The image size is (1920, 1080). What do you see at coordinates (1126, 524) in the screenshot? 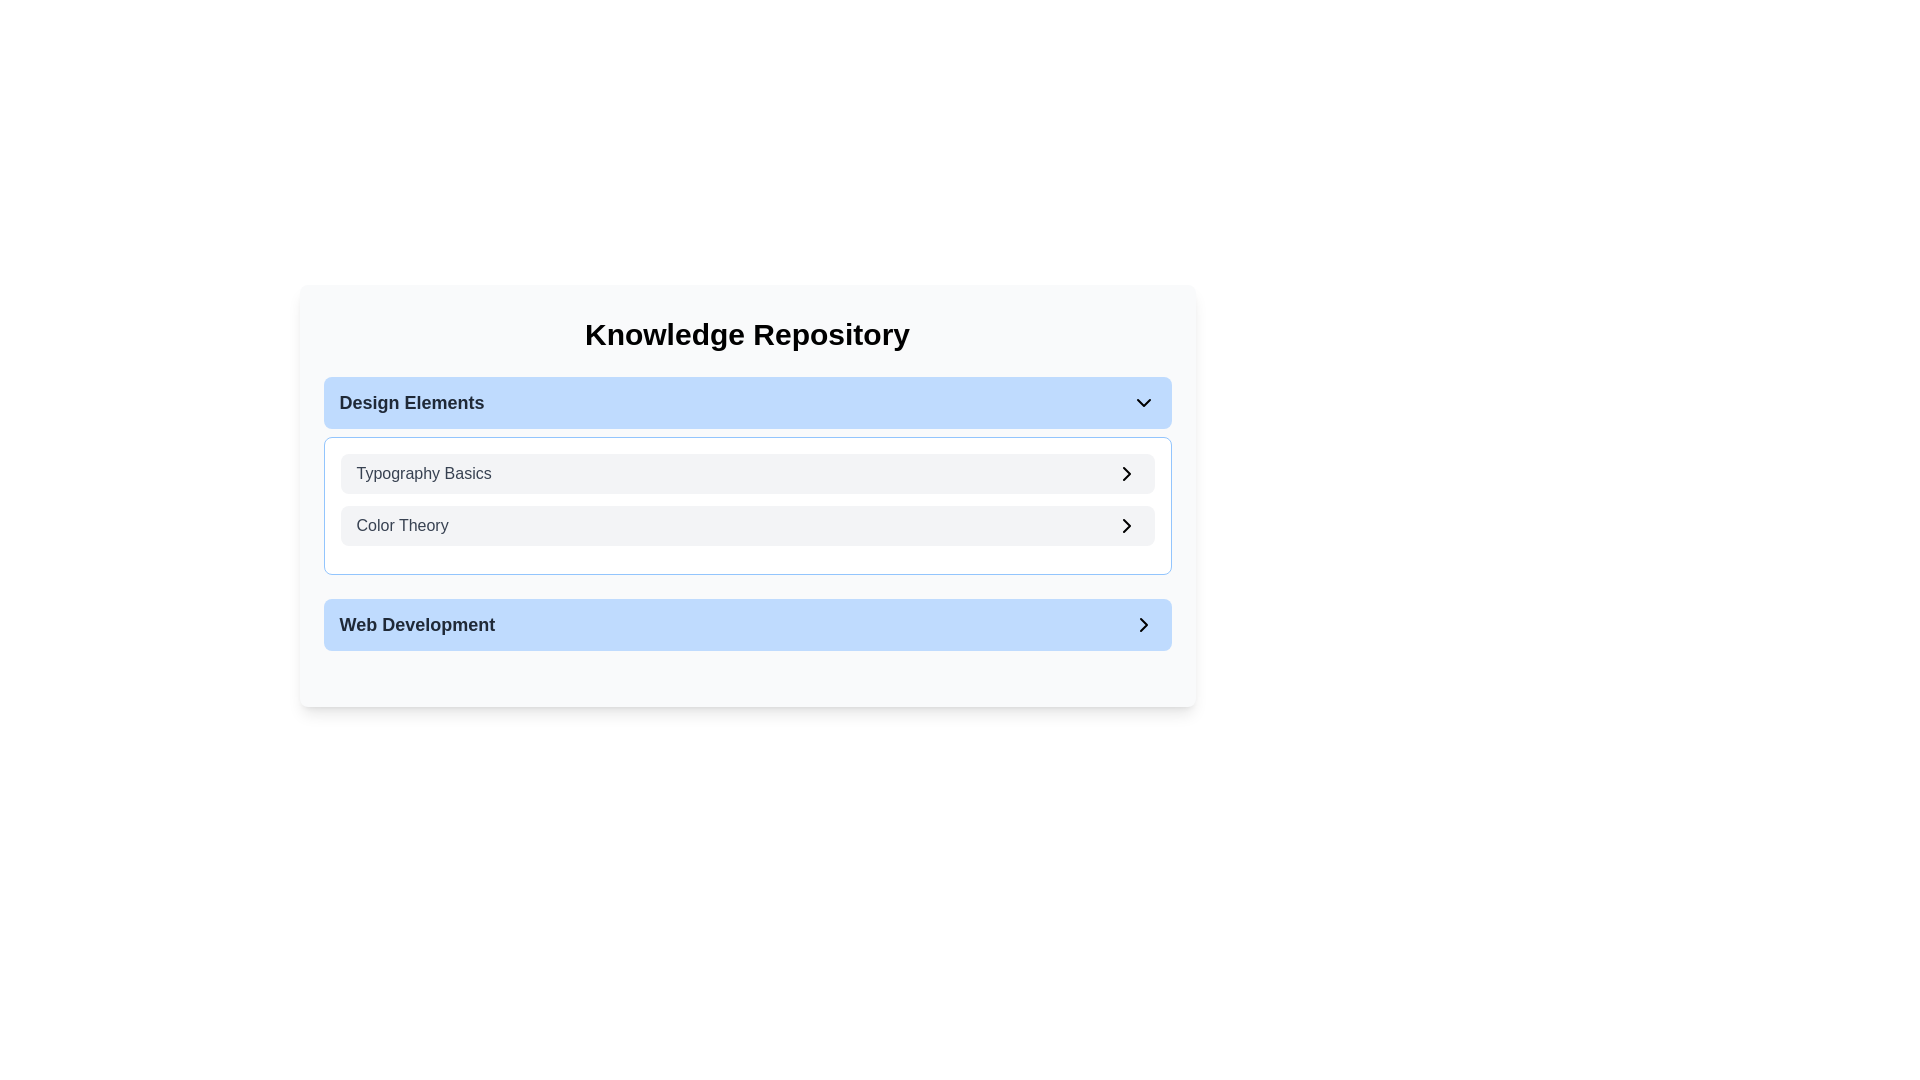
I see `the chevron-right icon located on the right side of the 'Color Theory' list item` at bounding box center [1126, 524].